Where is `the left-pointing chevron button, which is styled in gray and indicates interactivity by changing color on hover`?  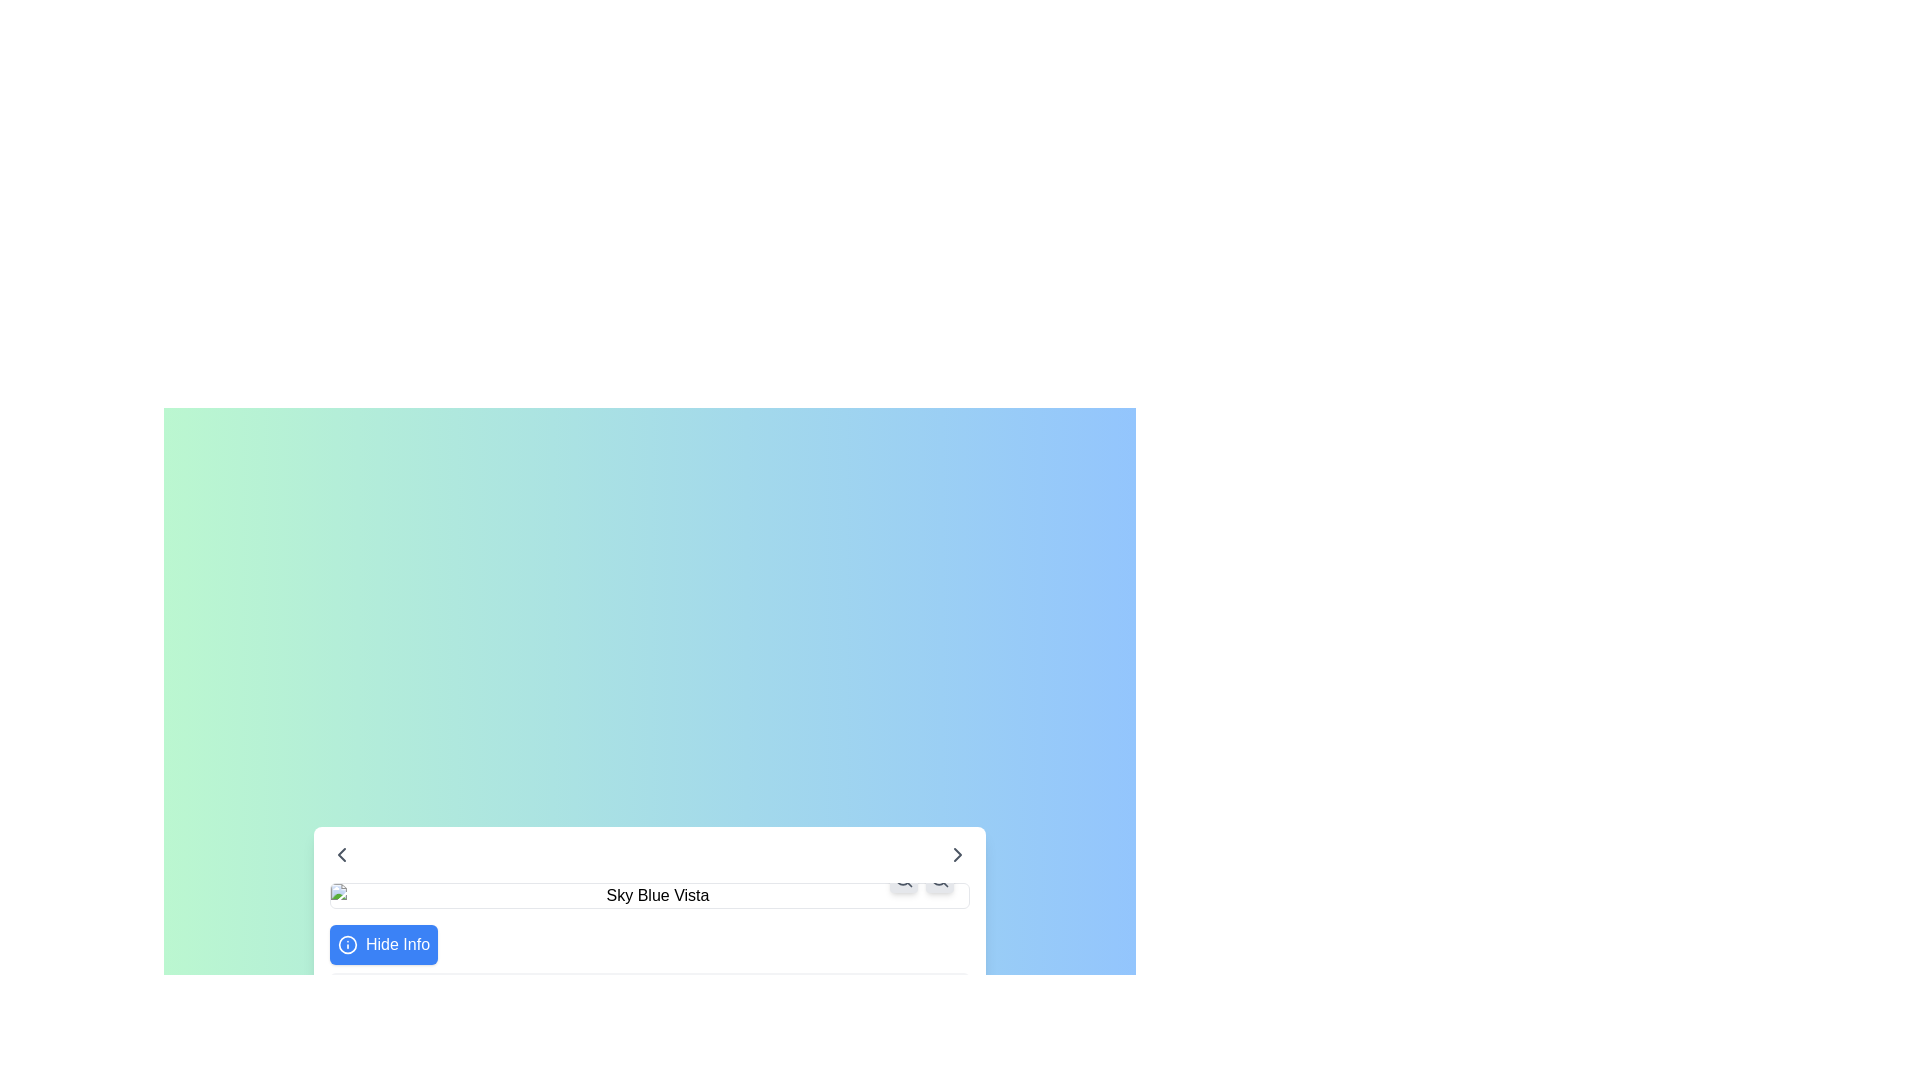
the left-pointing chevron button, which is styled in gray and indicates interactivity by changing color on hover is located at coordinates (341, 855).